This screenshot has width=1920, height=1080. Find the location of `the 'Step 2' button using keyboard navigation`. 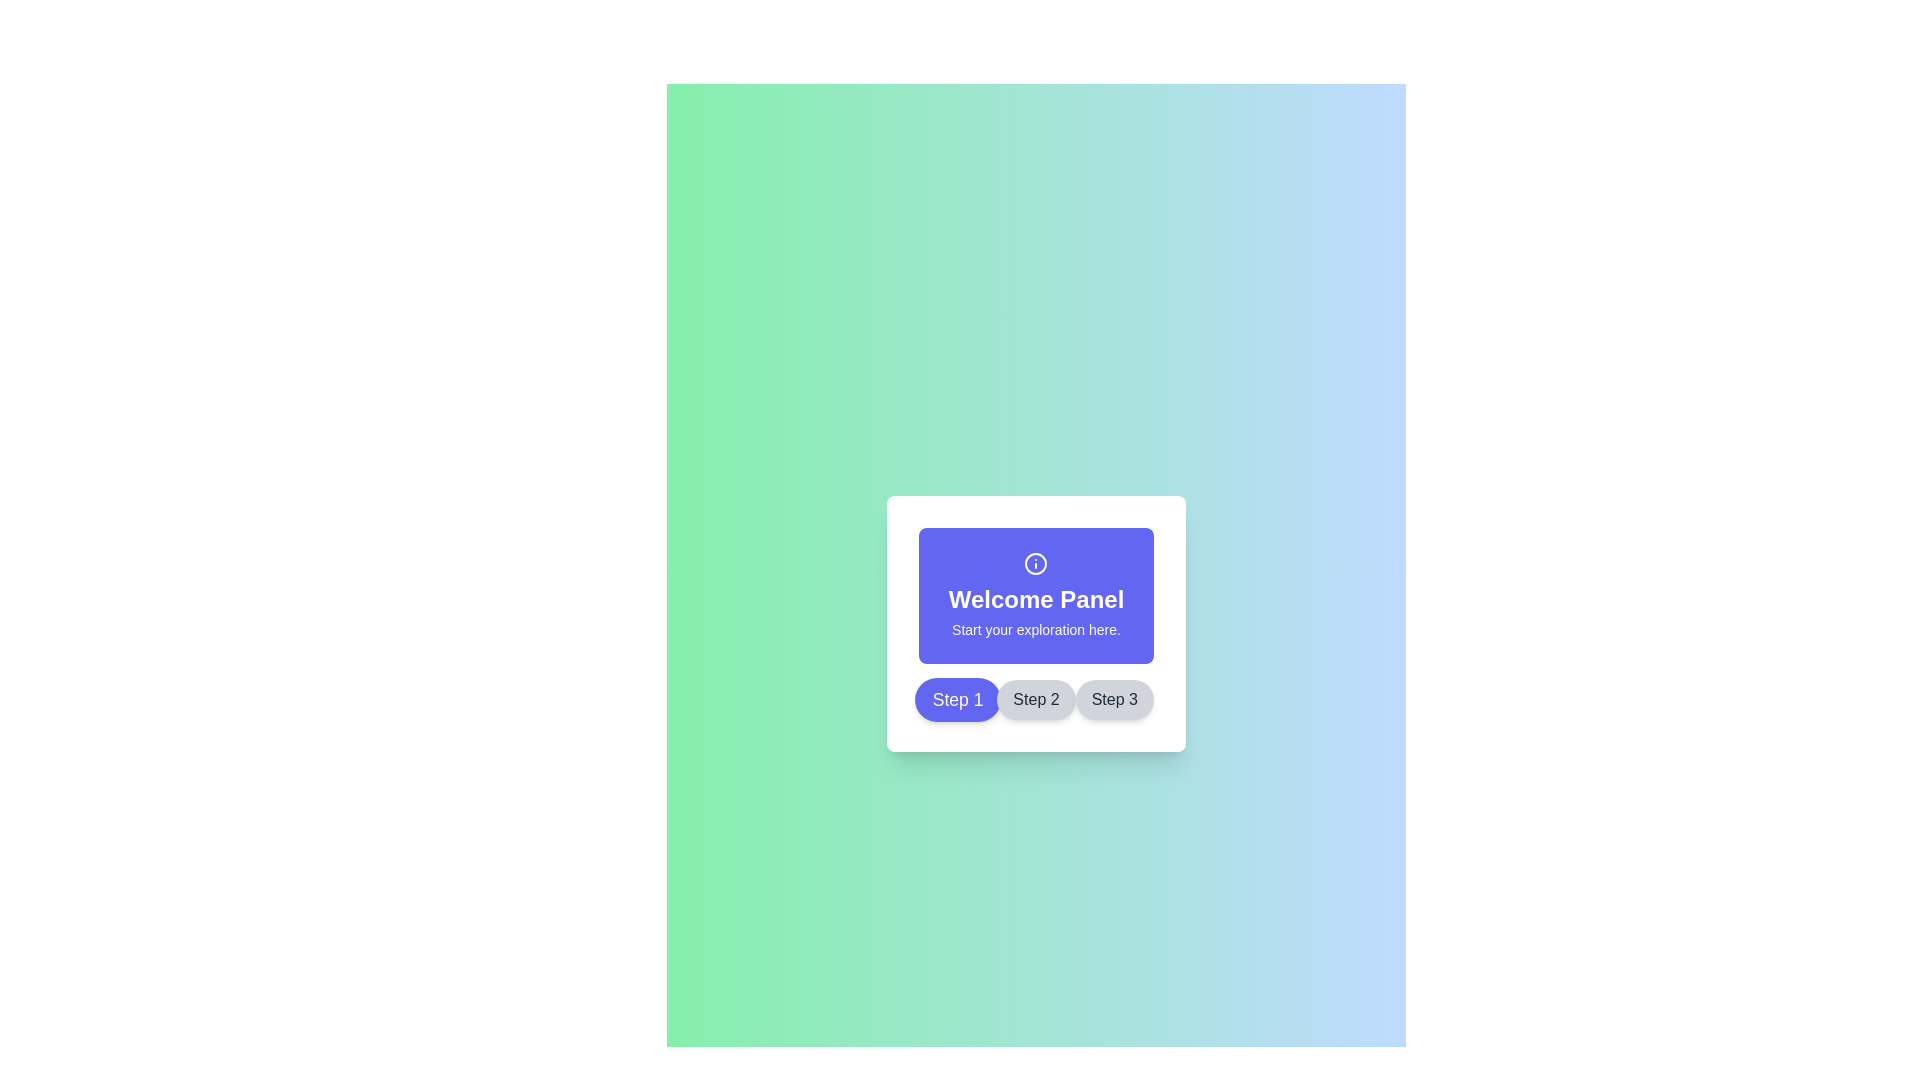

the 'Step 2' button using keyboard navigation is located at coordinates (1036, 698).